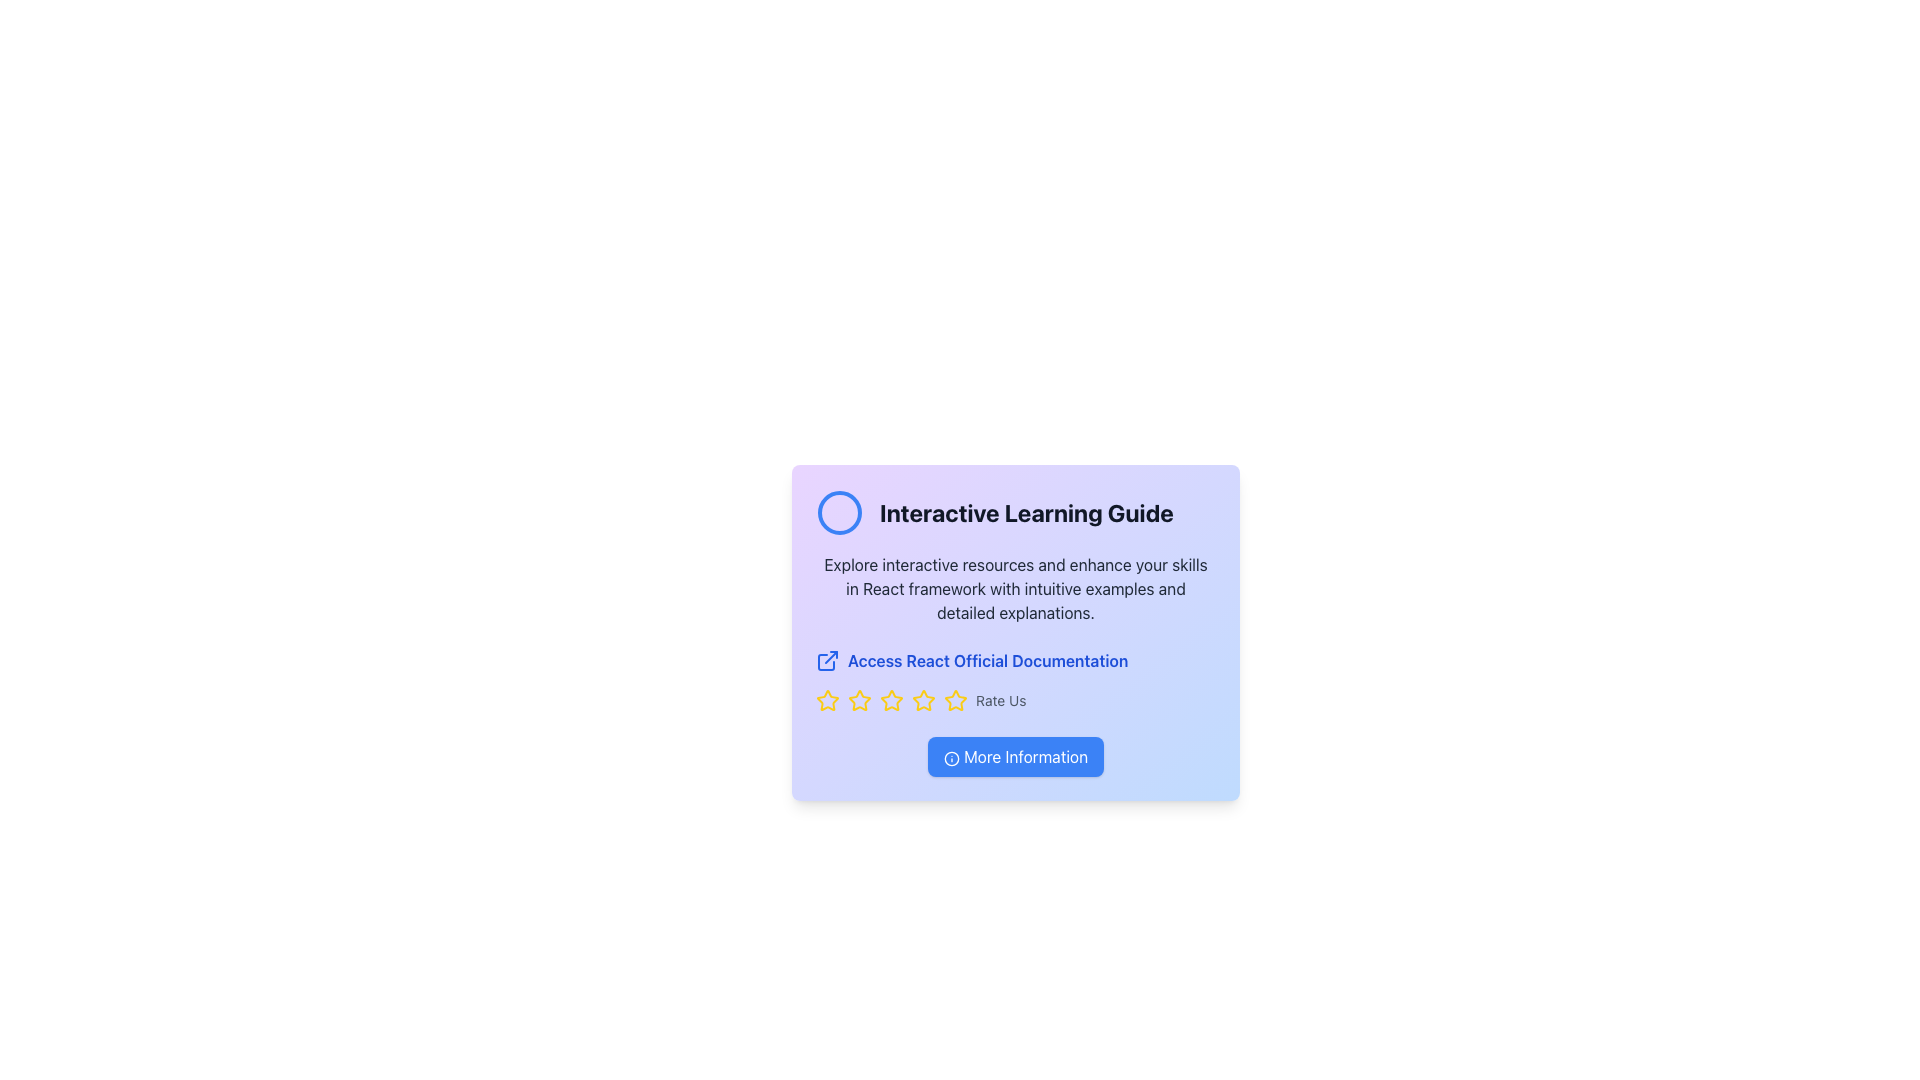 This screenshot has height=1080, width=1920. What do you see at coordinates (1016, 660) in the screenshot?
I see `the hyperlink labeled 'Access React Official Documentation'` at bounding box center [1016, 660].